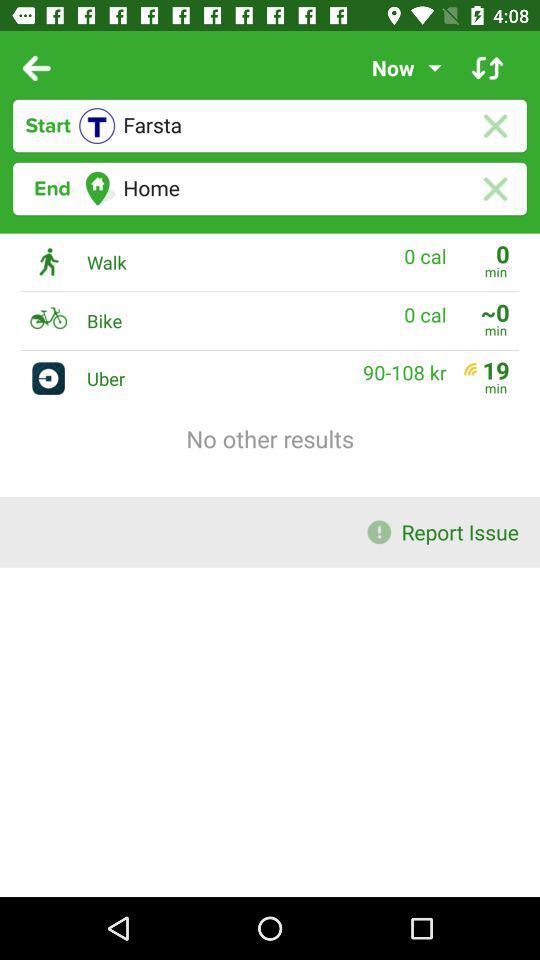 The width and height of the screenshot is (540, 960). I want to click on closed, so click(494, 189).